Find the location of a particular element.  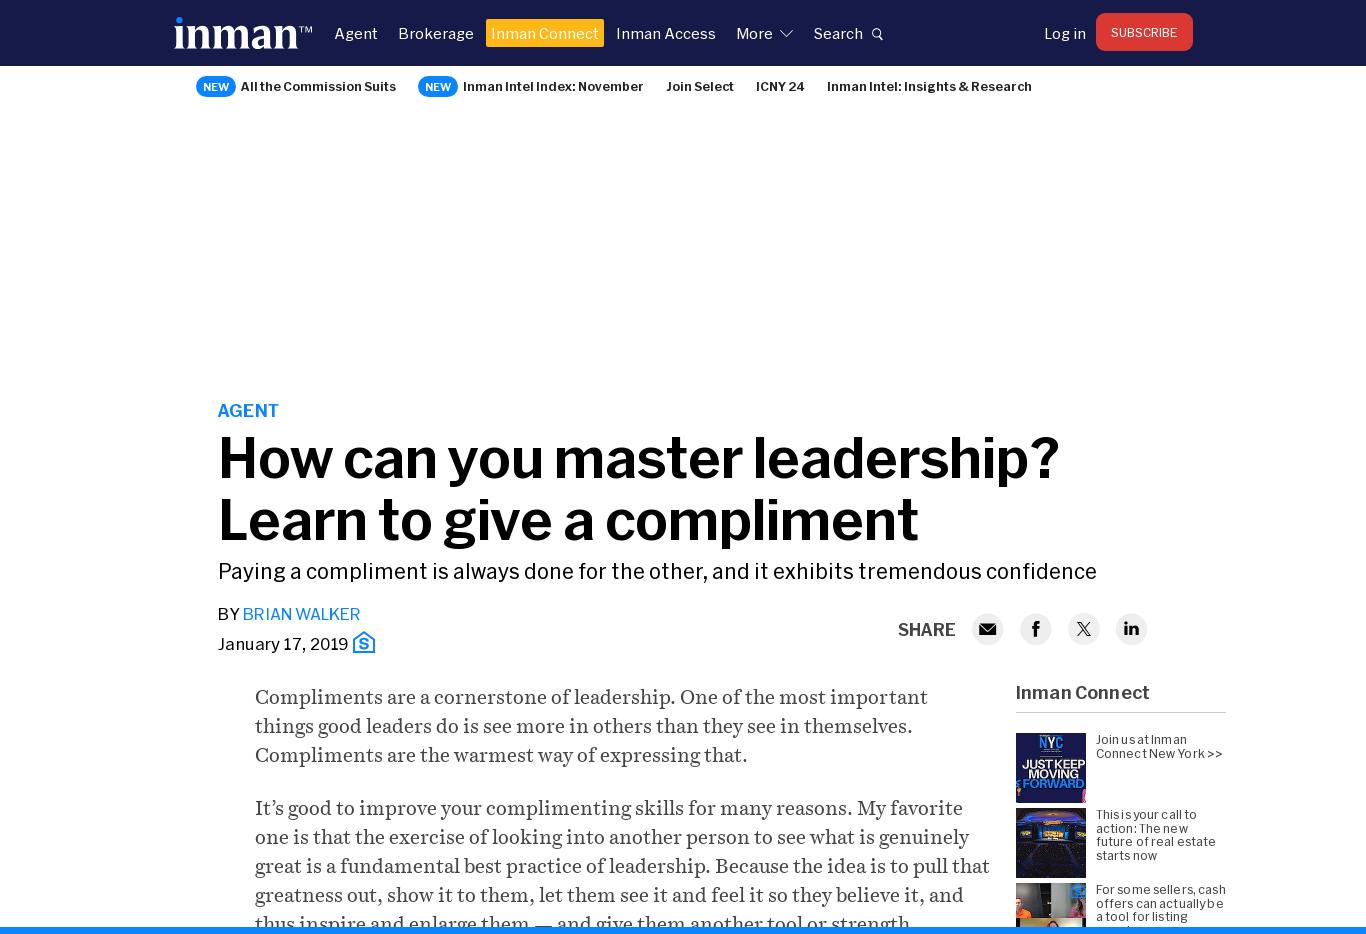

'How can you master leadership? Learn to give a compliment' is located at coordinates (638, 485).